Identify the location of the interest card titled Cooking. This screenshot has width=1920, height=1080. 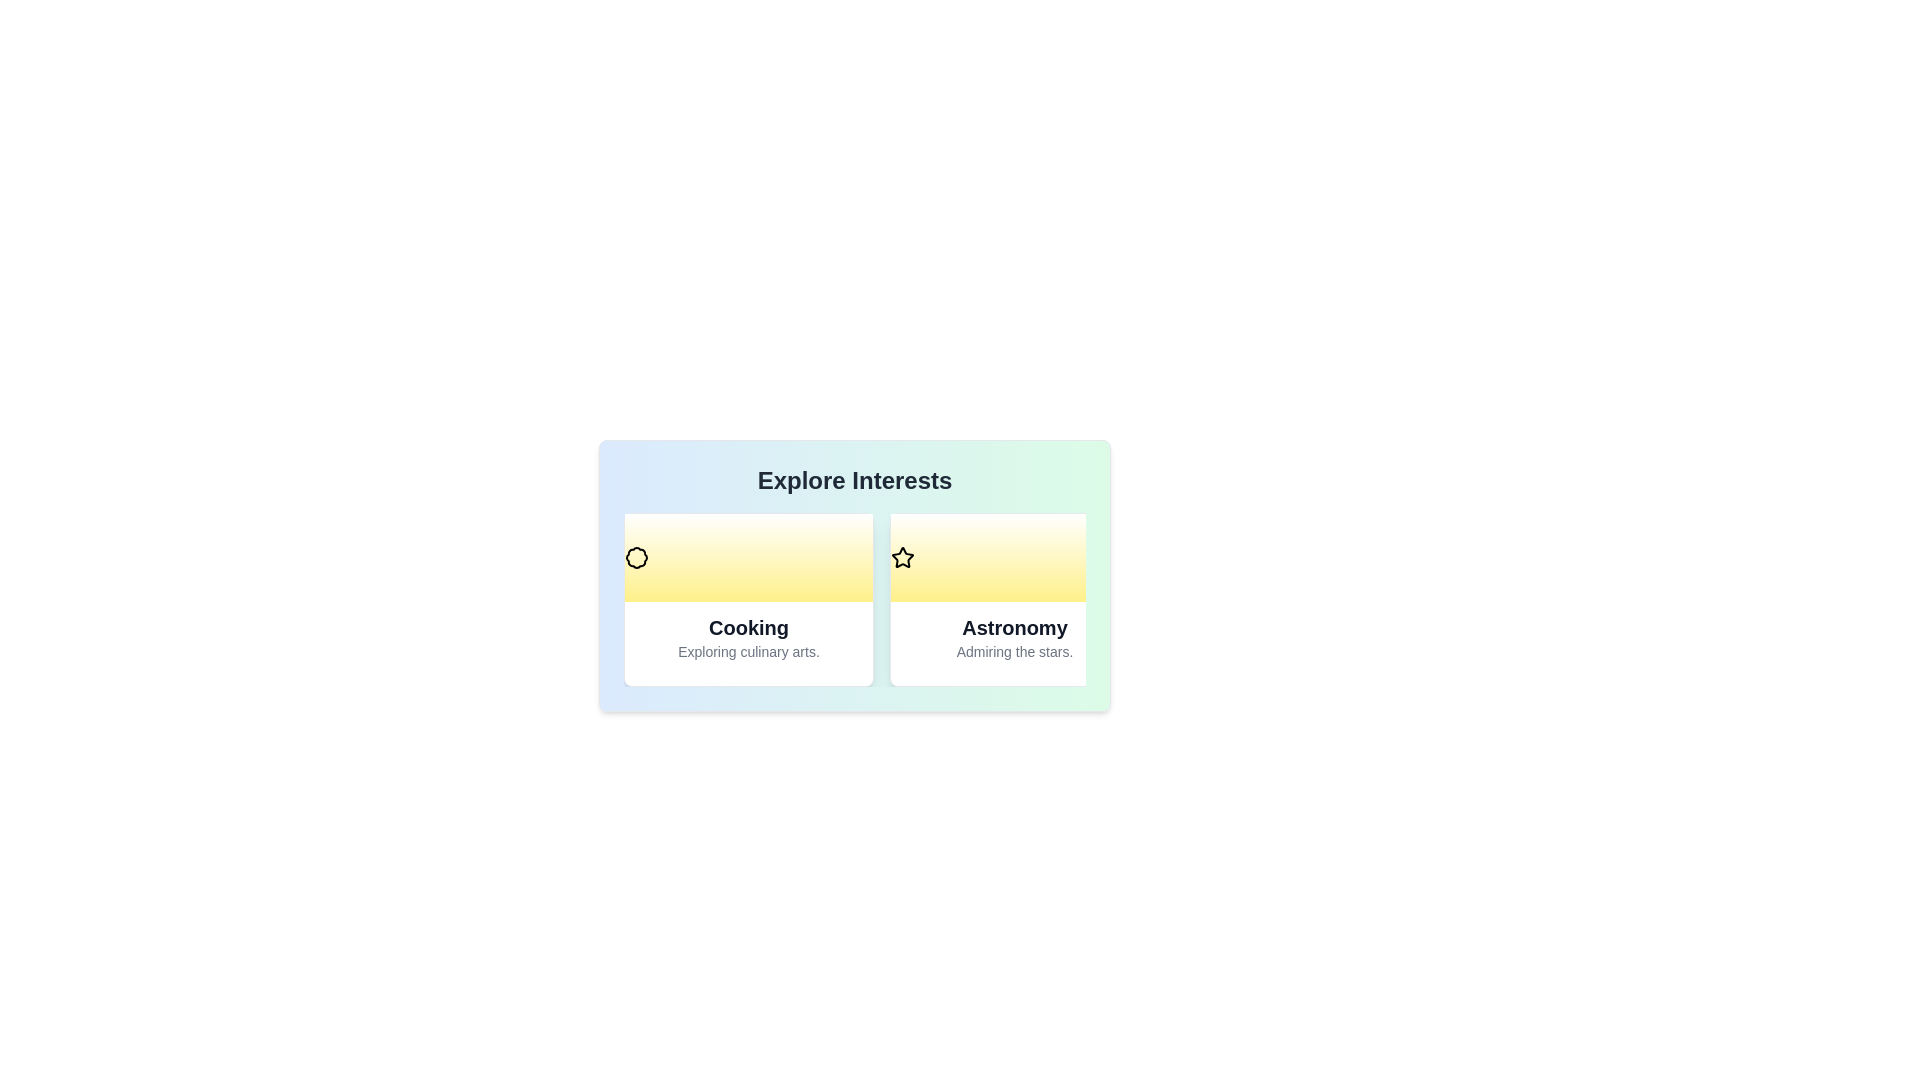
(747, 599).